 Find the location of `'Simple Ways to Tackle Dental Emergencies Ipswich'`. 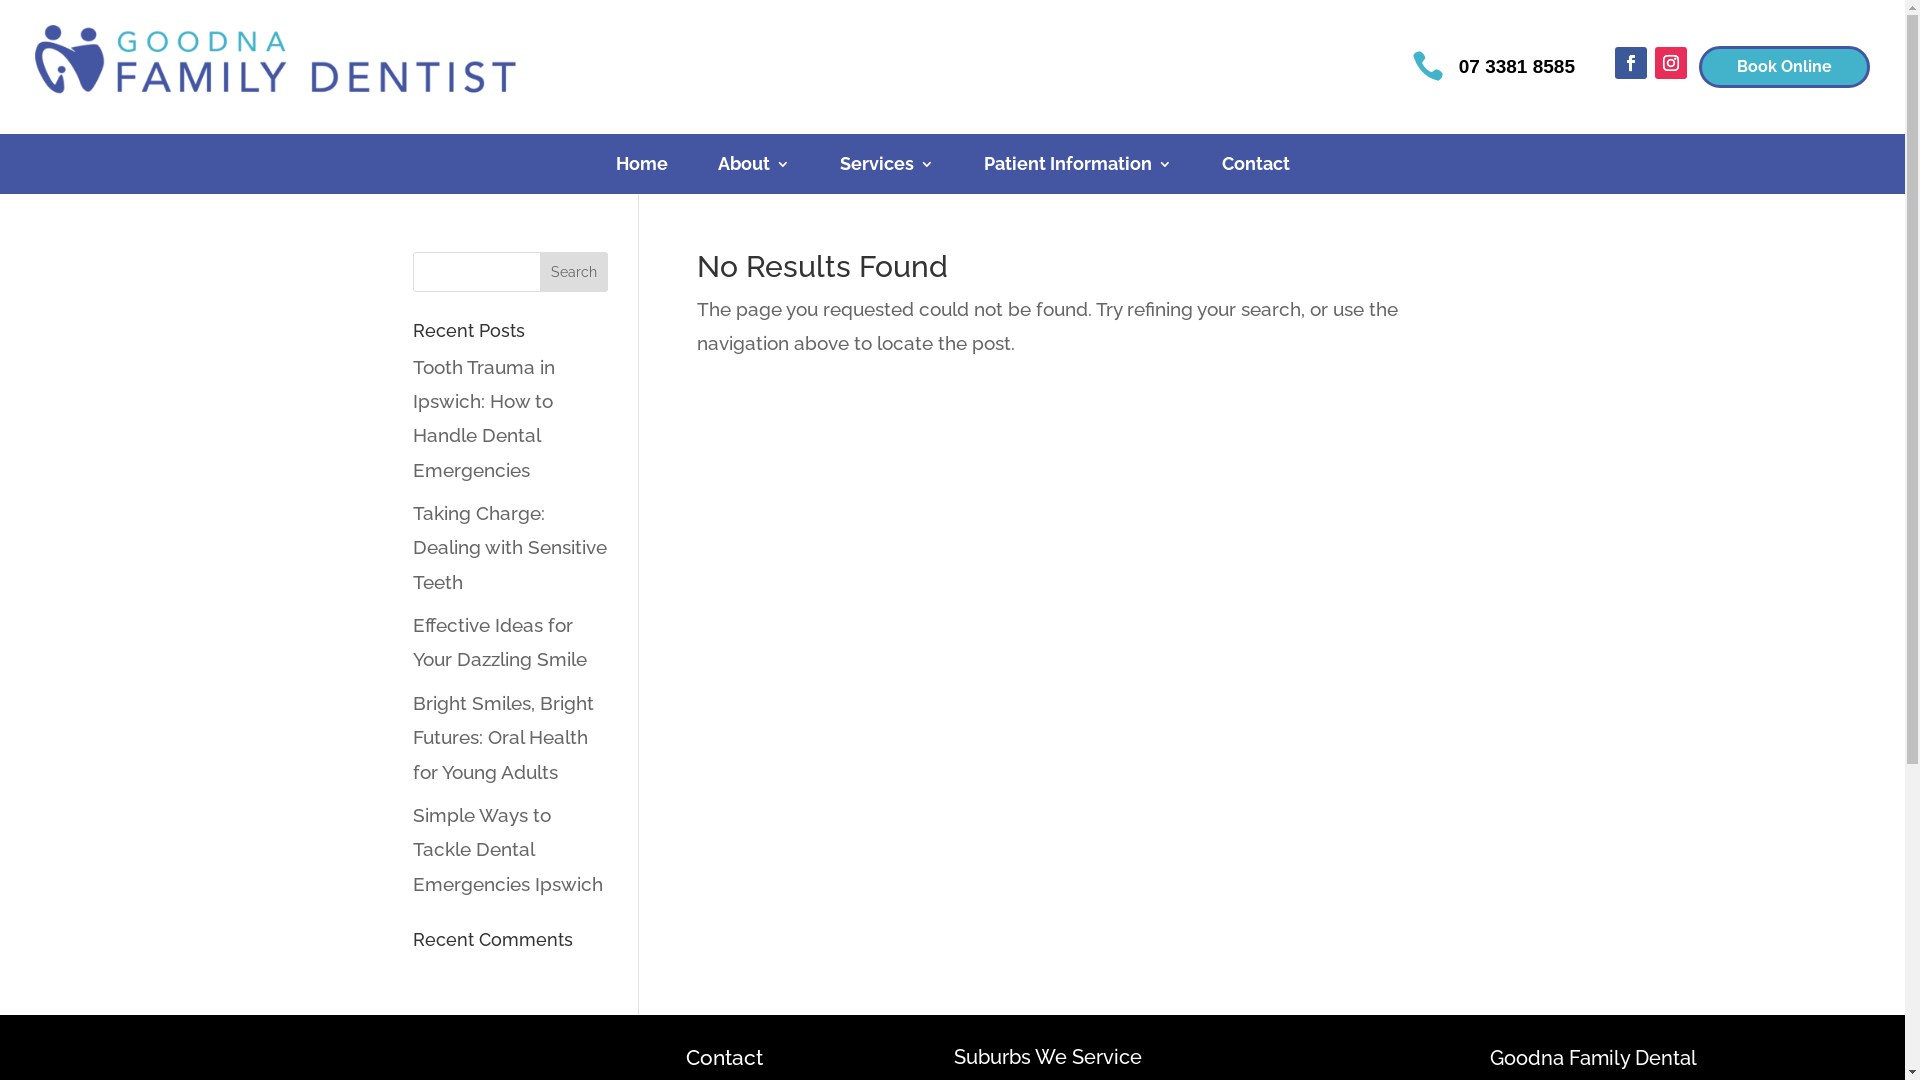

'Simple Ways to Tackle Dental Emergencies Ipswich' is located at coordinates (411, 848).